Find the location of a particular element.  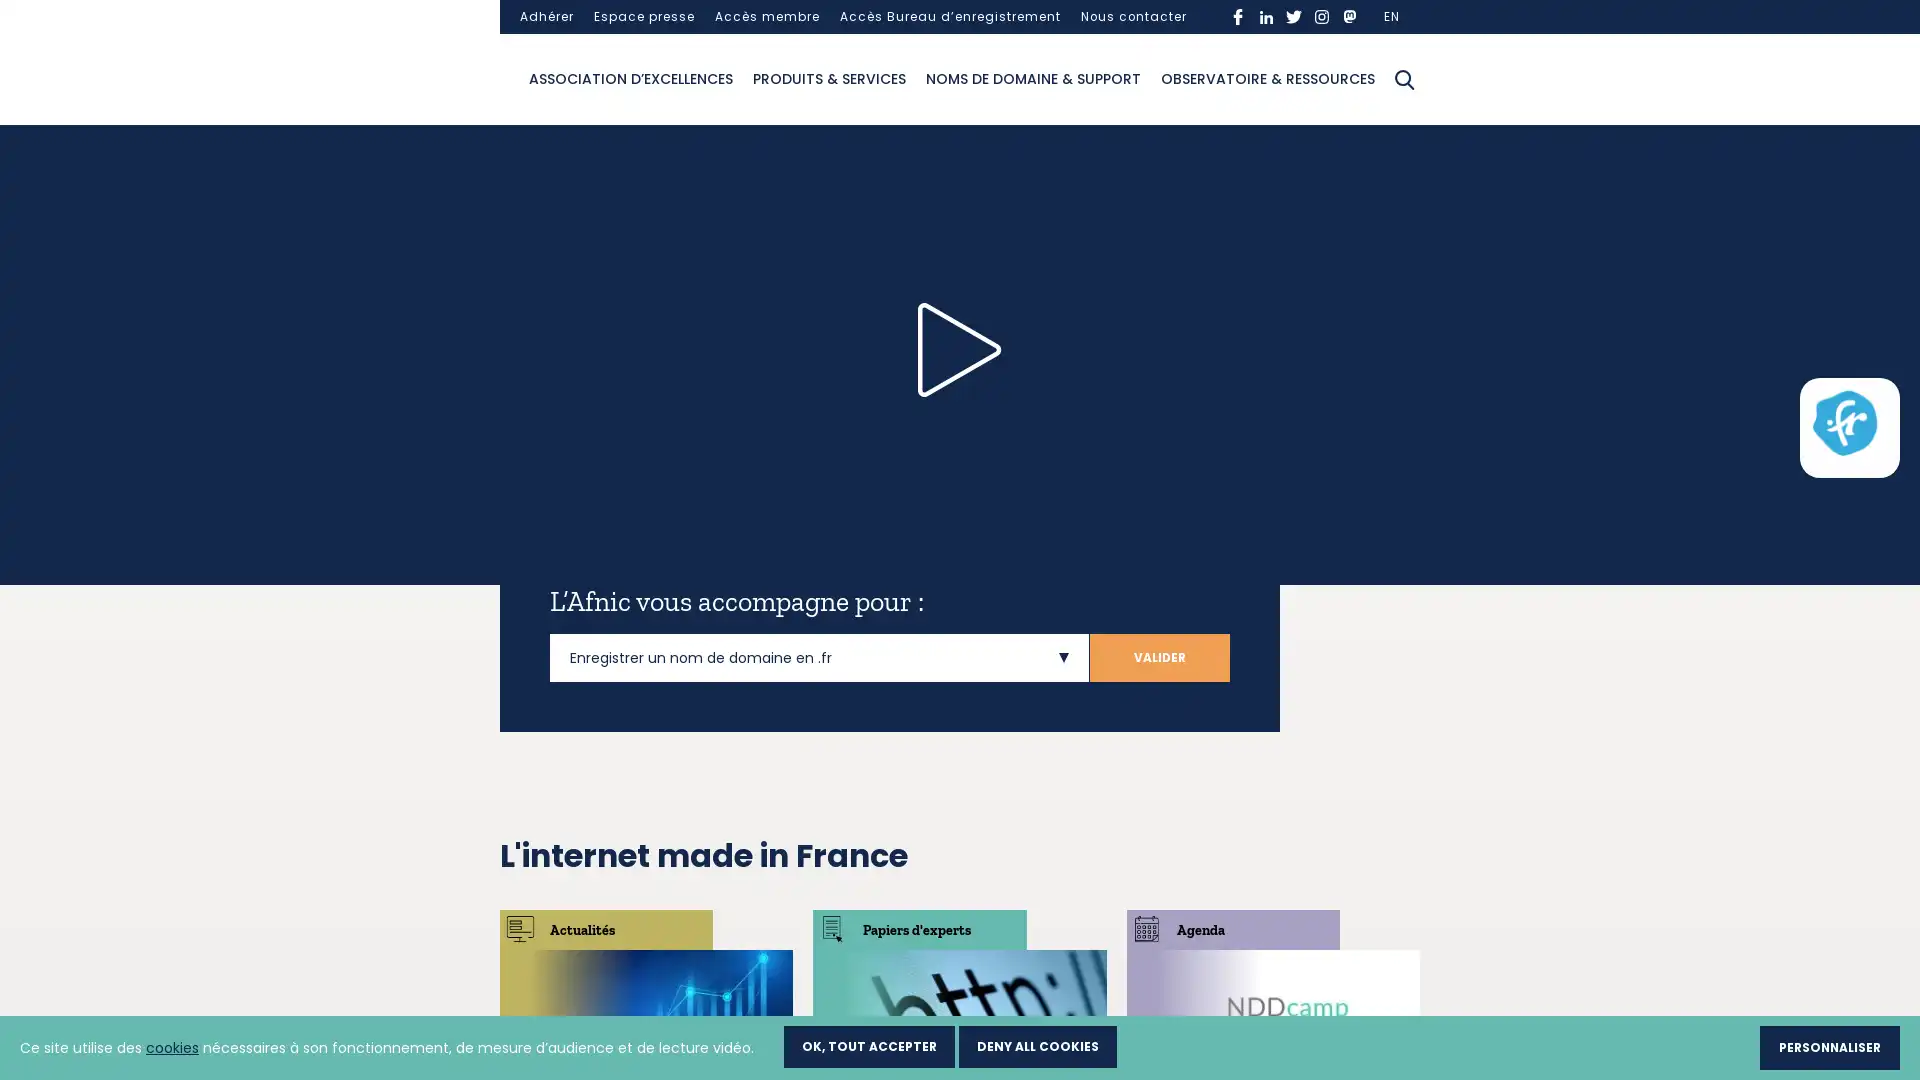

Ouvrir la pastille .fr is located at coordinates (1843, 422).